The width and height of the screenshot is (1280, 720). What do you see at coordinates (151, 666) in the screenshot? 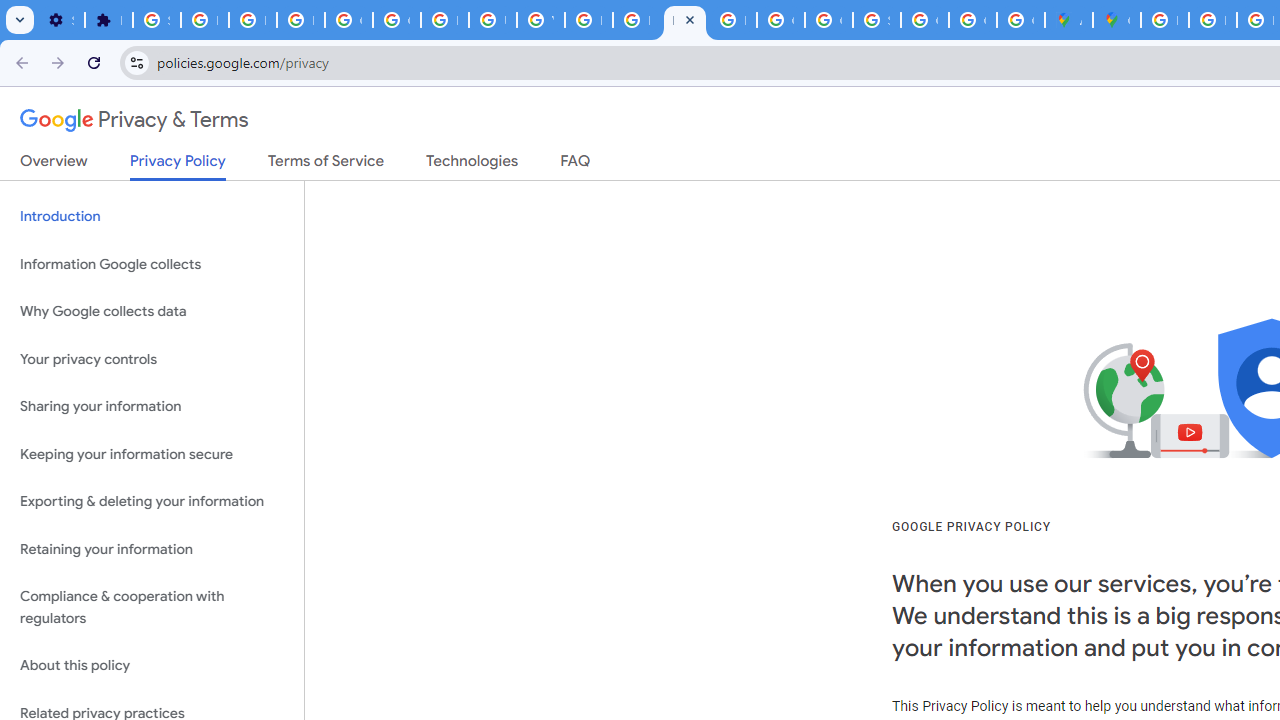
I see `'About this policy'` at bounding box center [151, 666].